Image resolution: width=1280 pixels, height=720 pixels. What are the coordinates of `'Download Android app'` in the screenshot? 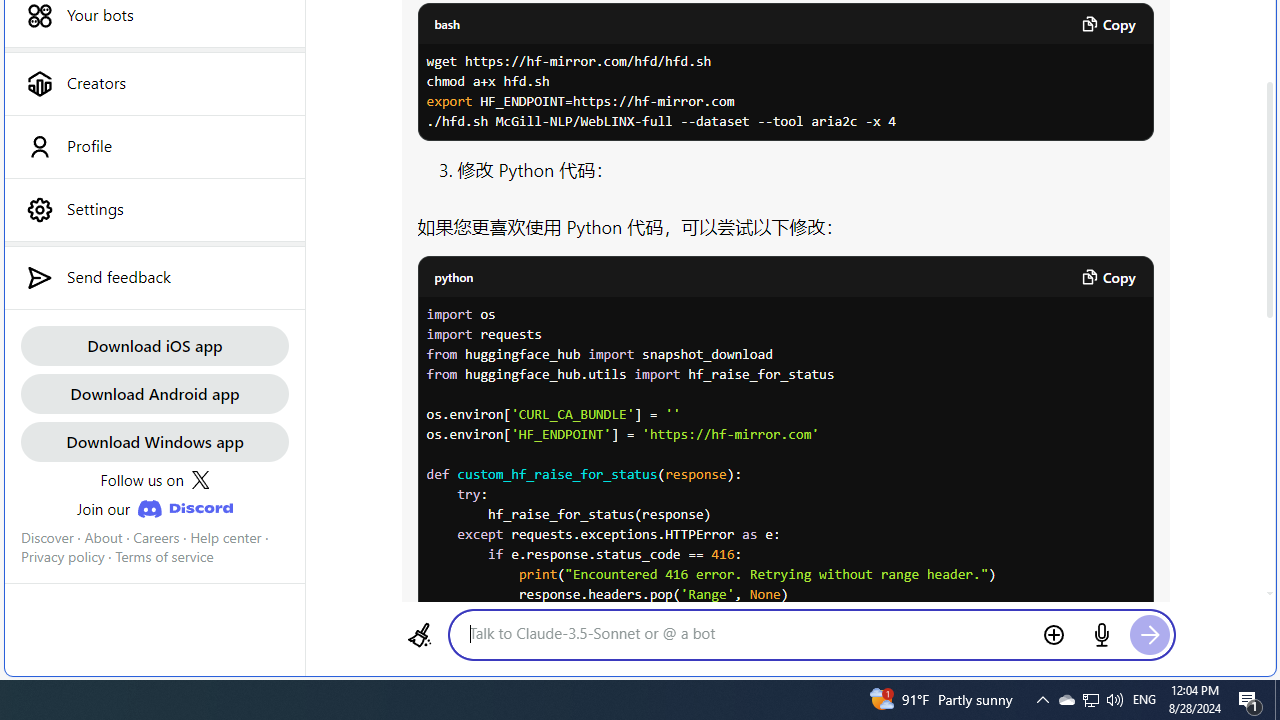 It's located at (153, 393).